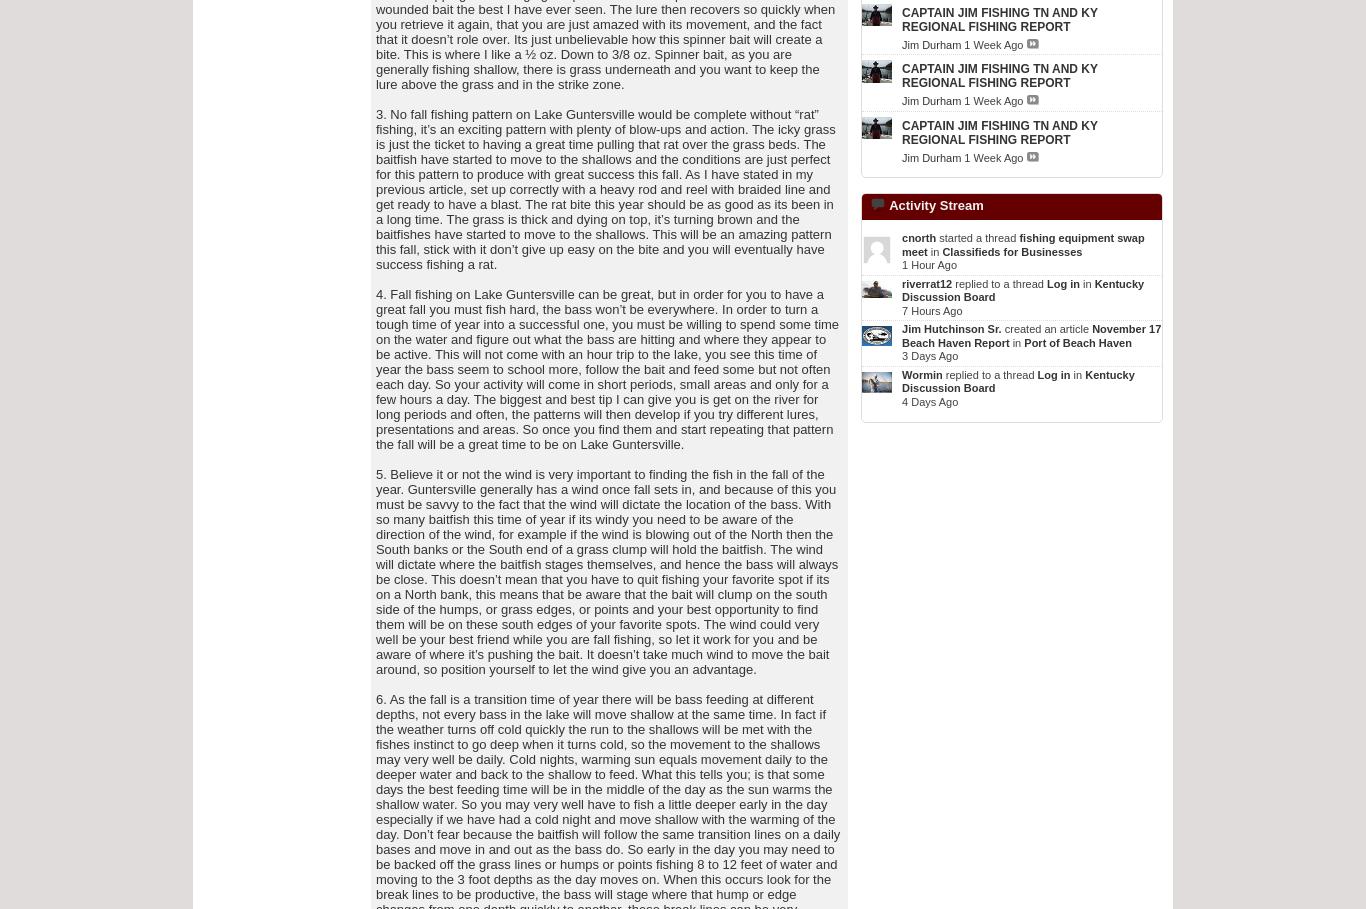 This screenshot has height=909, width=1366. What do you see at coordinates (922, 372) in the screenshot?
I see `'Wormin'` at bounding box center [922, 372].